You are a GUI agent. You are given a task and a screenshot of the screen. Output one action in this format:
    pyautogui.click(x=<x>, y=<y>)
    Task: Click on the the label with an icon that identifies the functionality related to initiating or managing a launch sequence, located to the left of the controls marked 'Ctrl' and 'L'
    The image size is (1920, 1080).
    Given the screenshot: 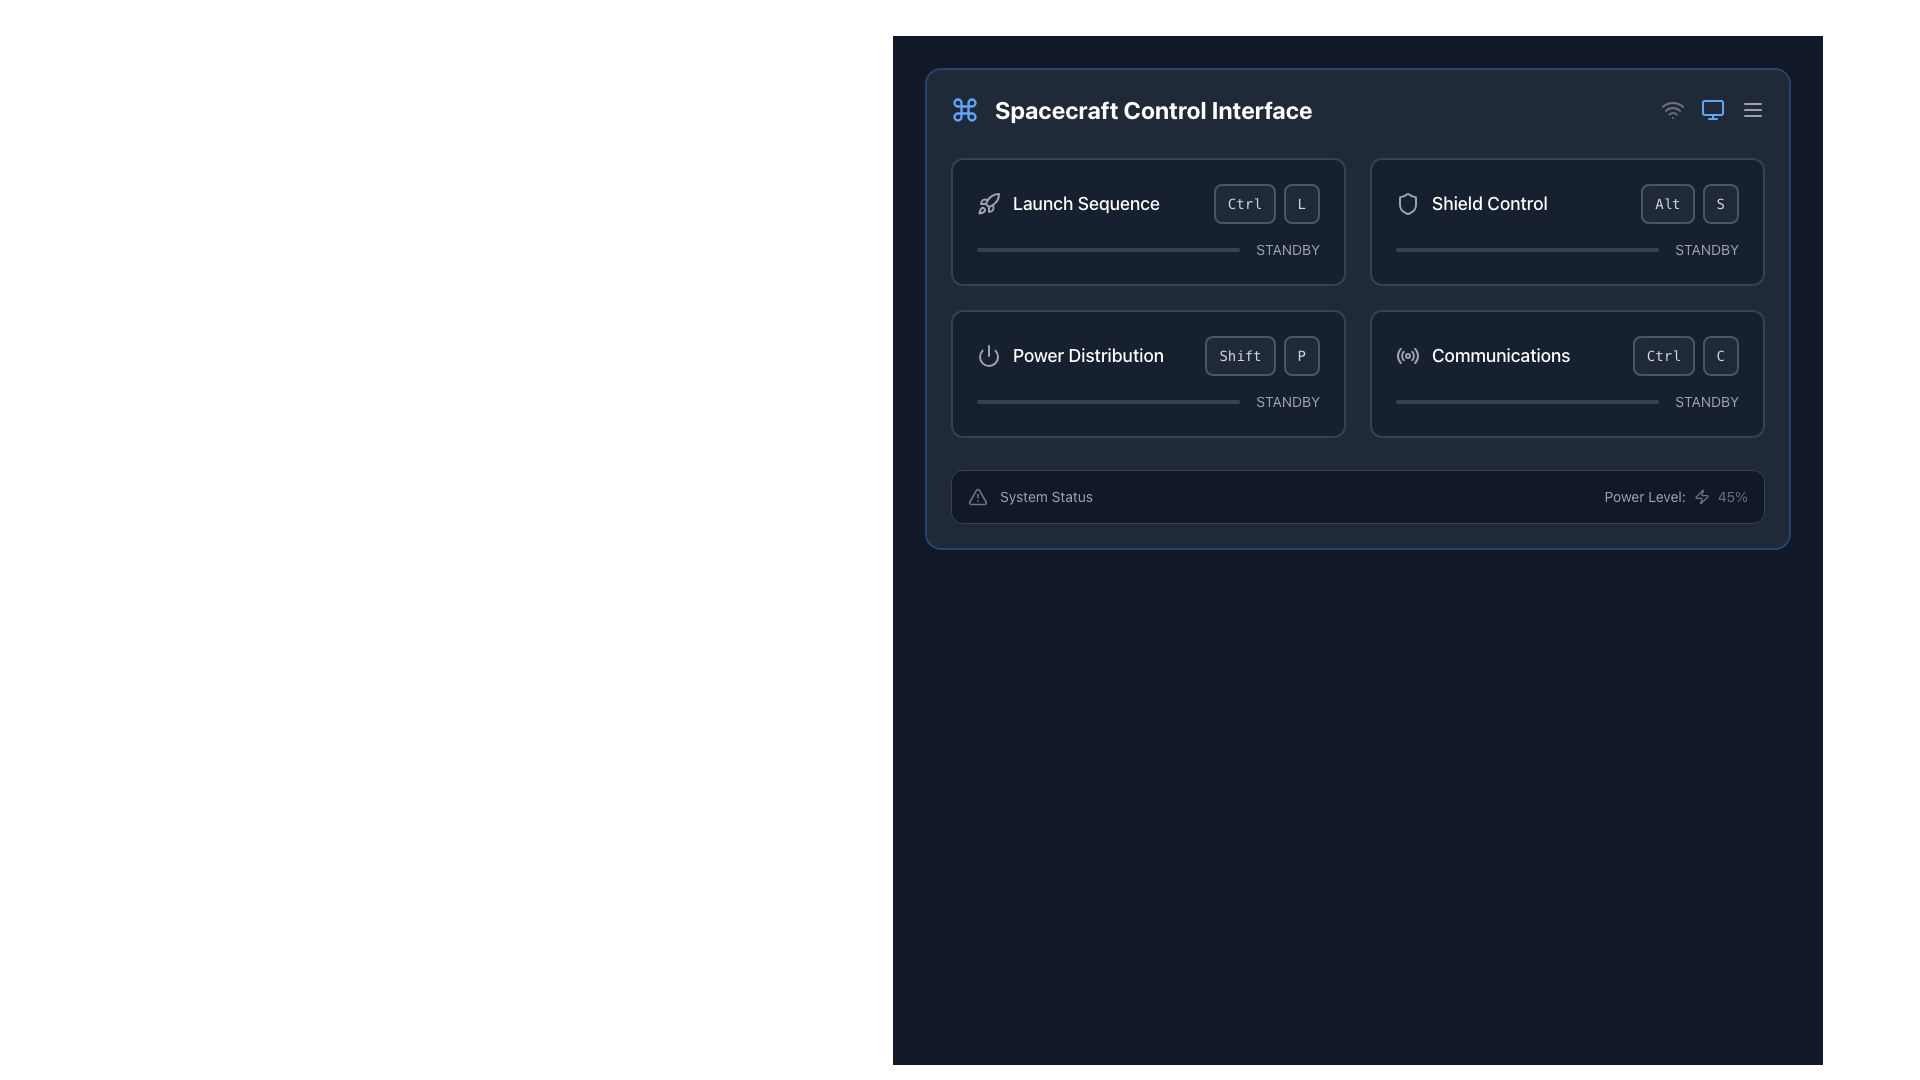 What is the action you would take?
    pyautogui.click(x=1067, y=204)
    